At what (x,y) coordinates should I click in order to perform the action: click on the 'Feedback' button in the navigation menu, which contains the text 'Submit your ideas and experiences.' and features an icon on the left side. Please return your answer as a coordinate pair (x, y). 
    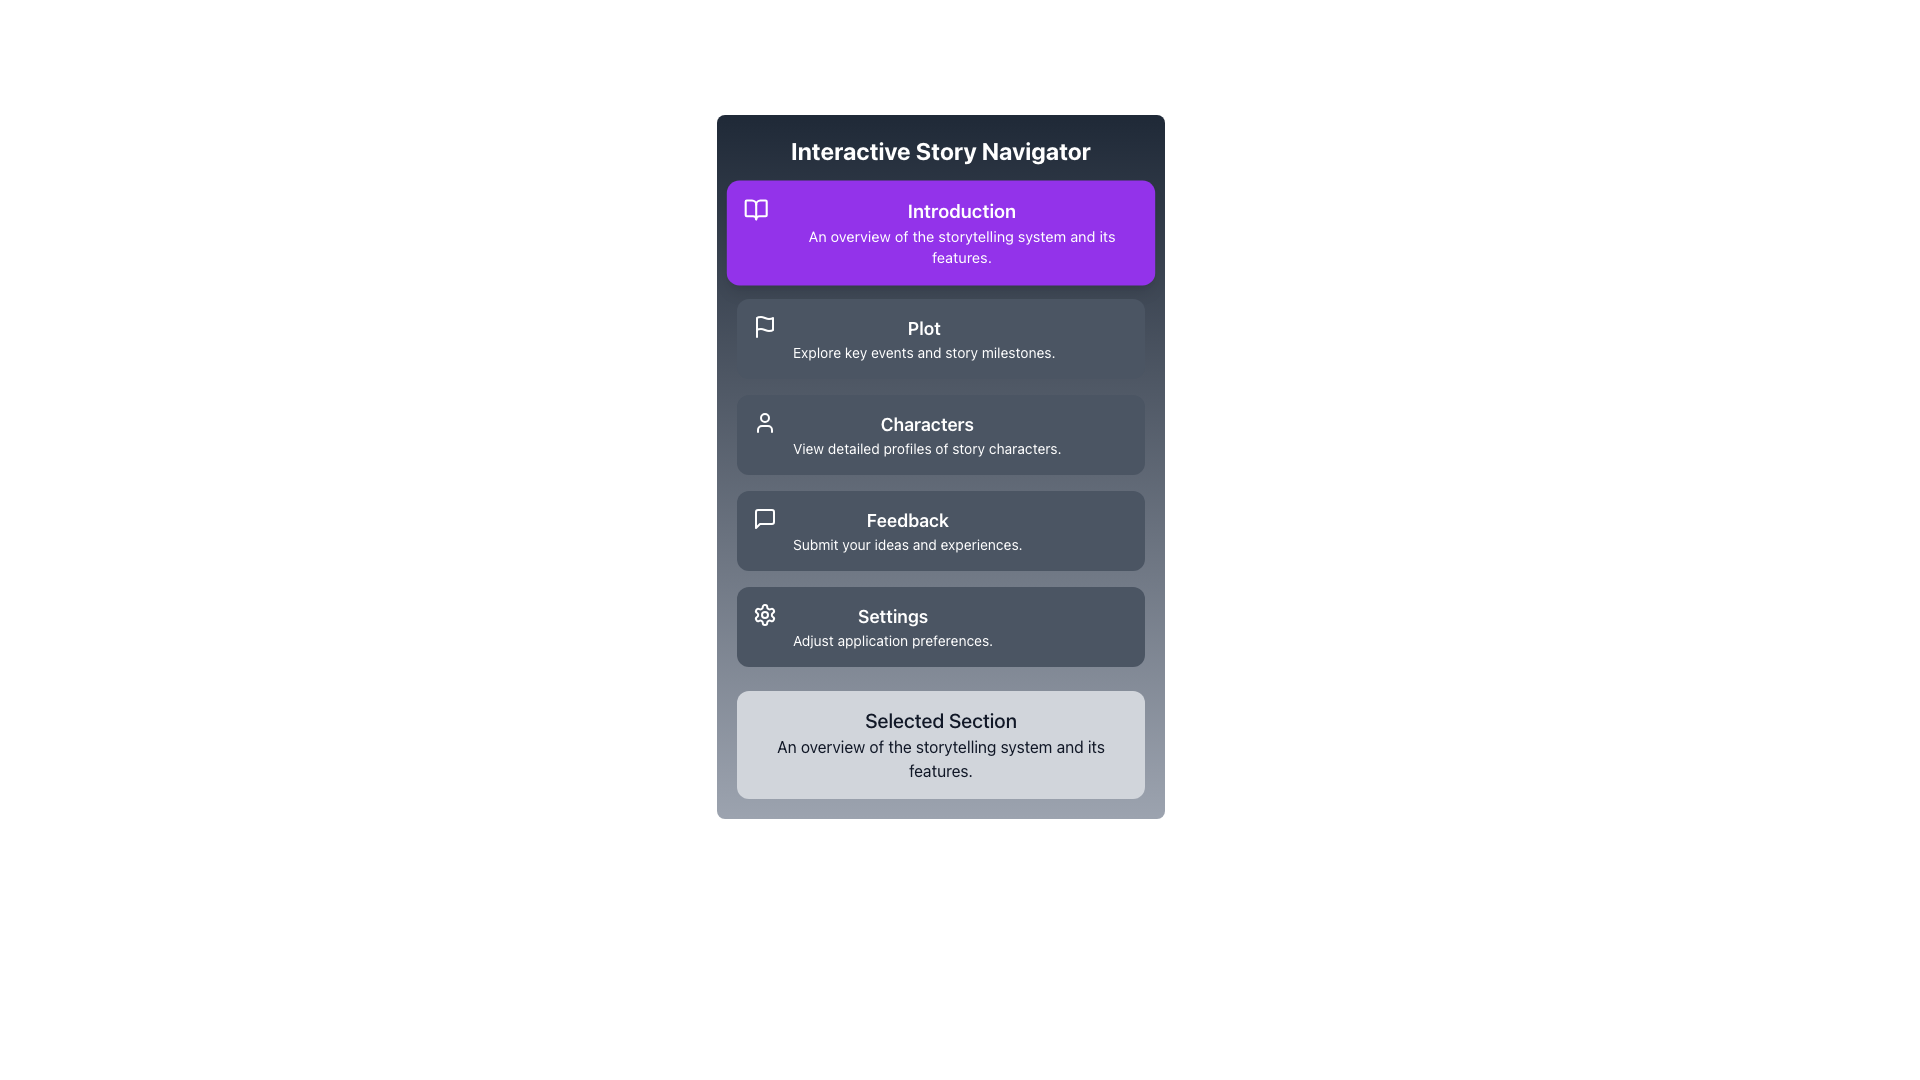
    Looking at the image, I should click on (771, 530).